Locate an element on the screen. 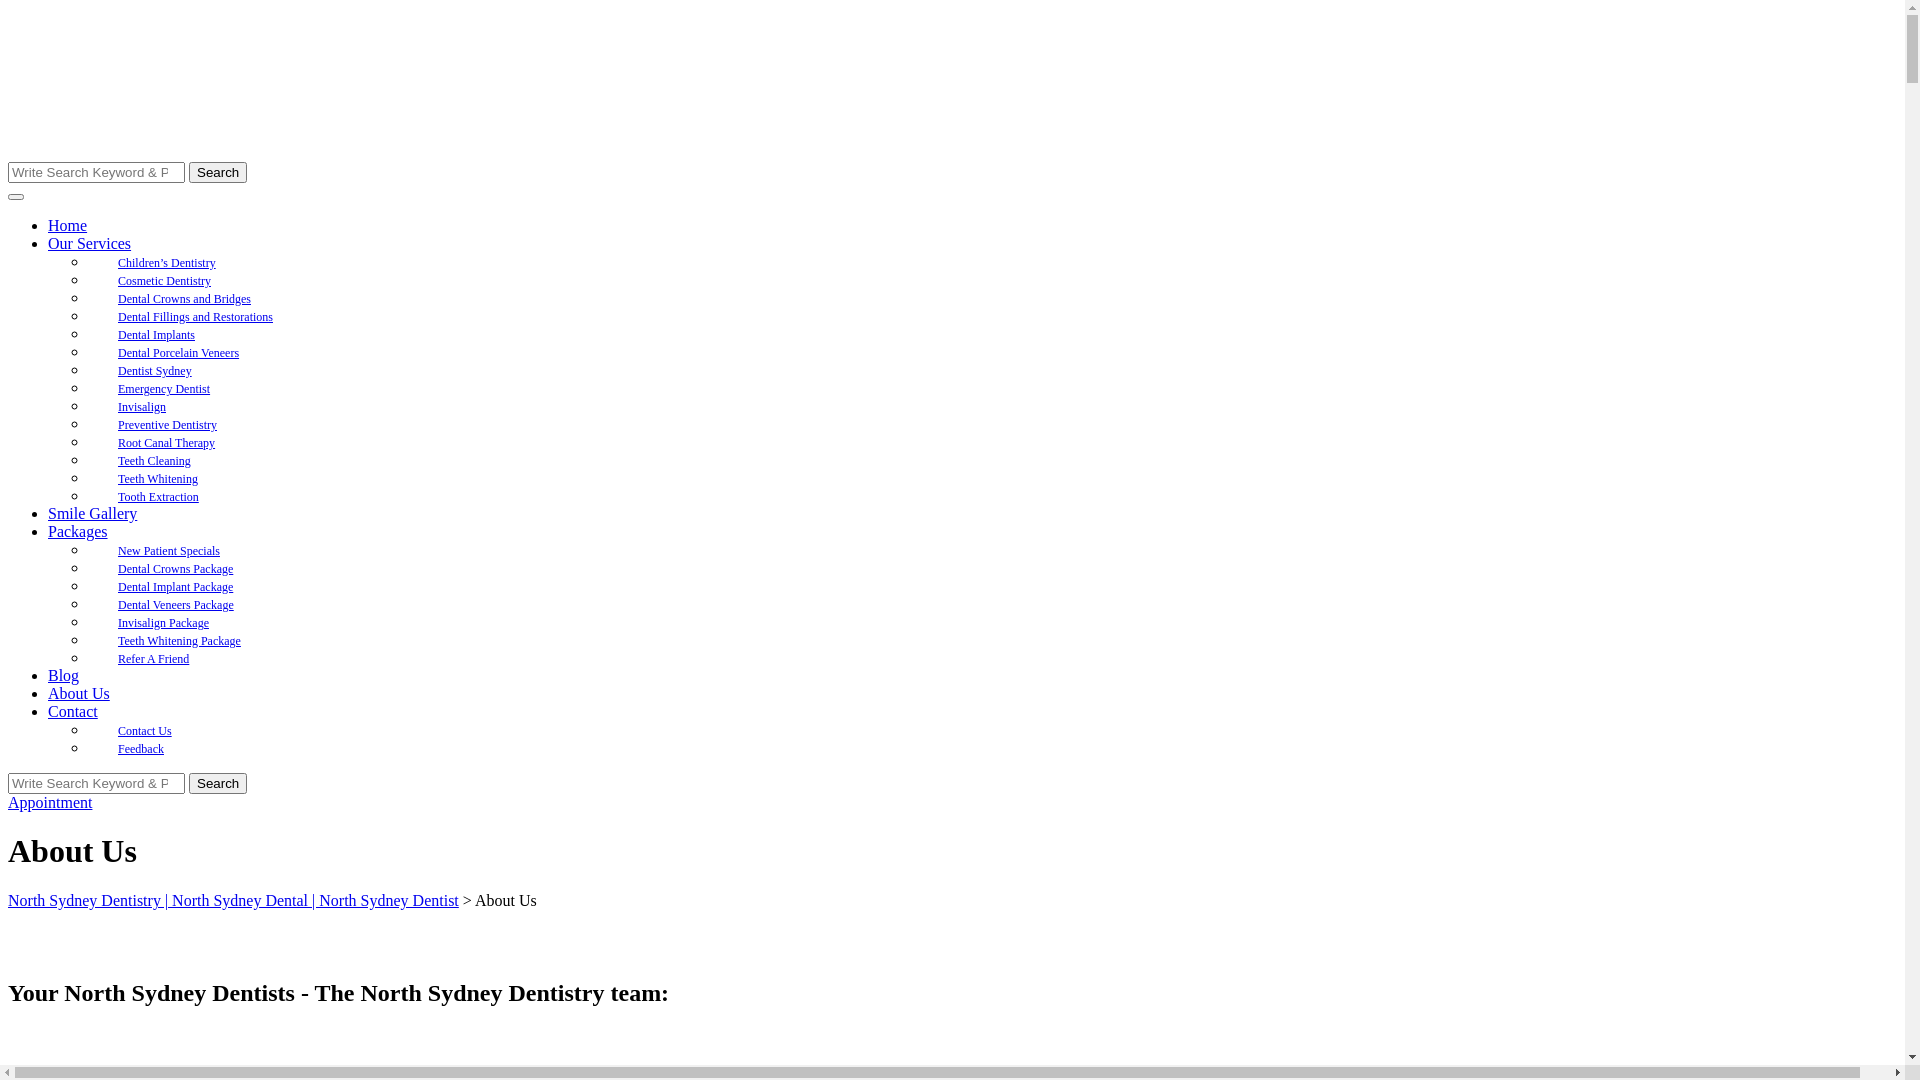 The image size is (1920, 1080). 'Dental Implant Package' is located at coordinates (175, 585).